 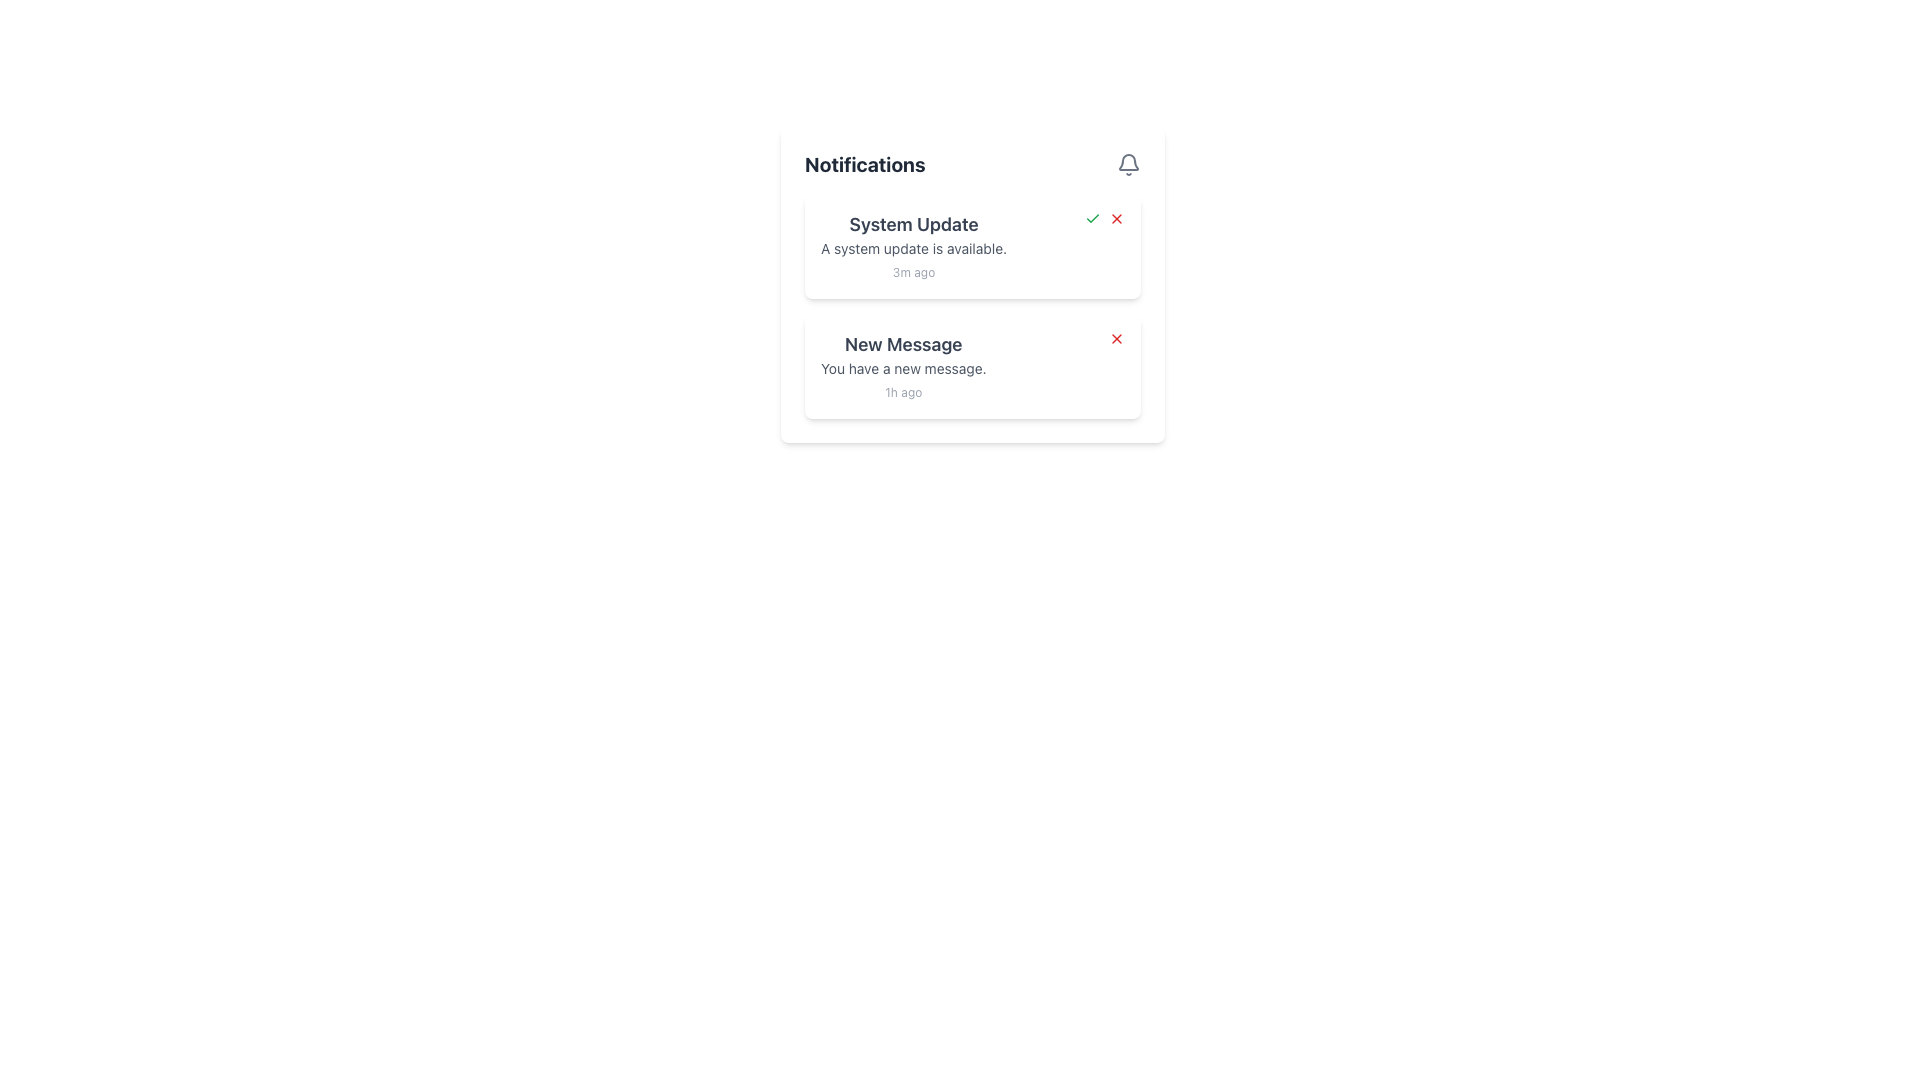 What do you see at coordinates (913, 272) in the screenshot?
I see `time information from the text label located below the notification's title and message, specifically under the text 'A system update is available.'` at bounding box center [913, 272].